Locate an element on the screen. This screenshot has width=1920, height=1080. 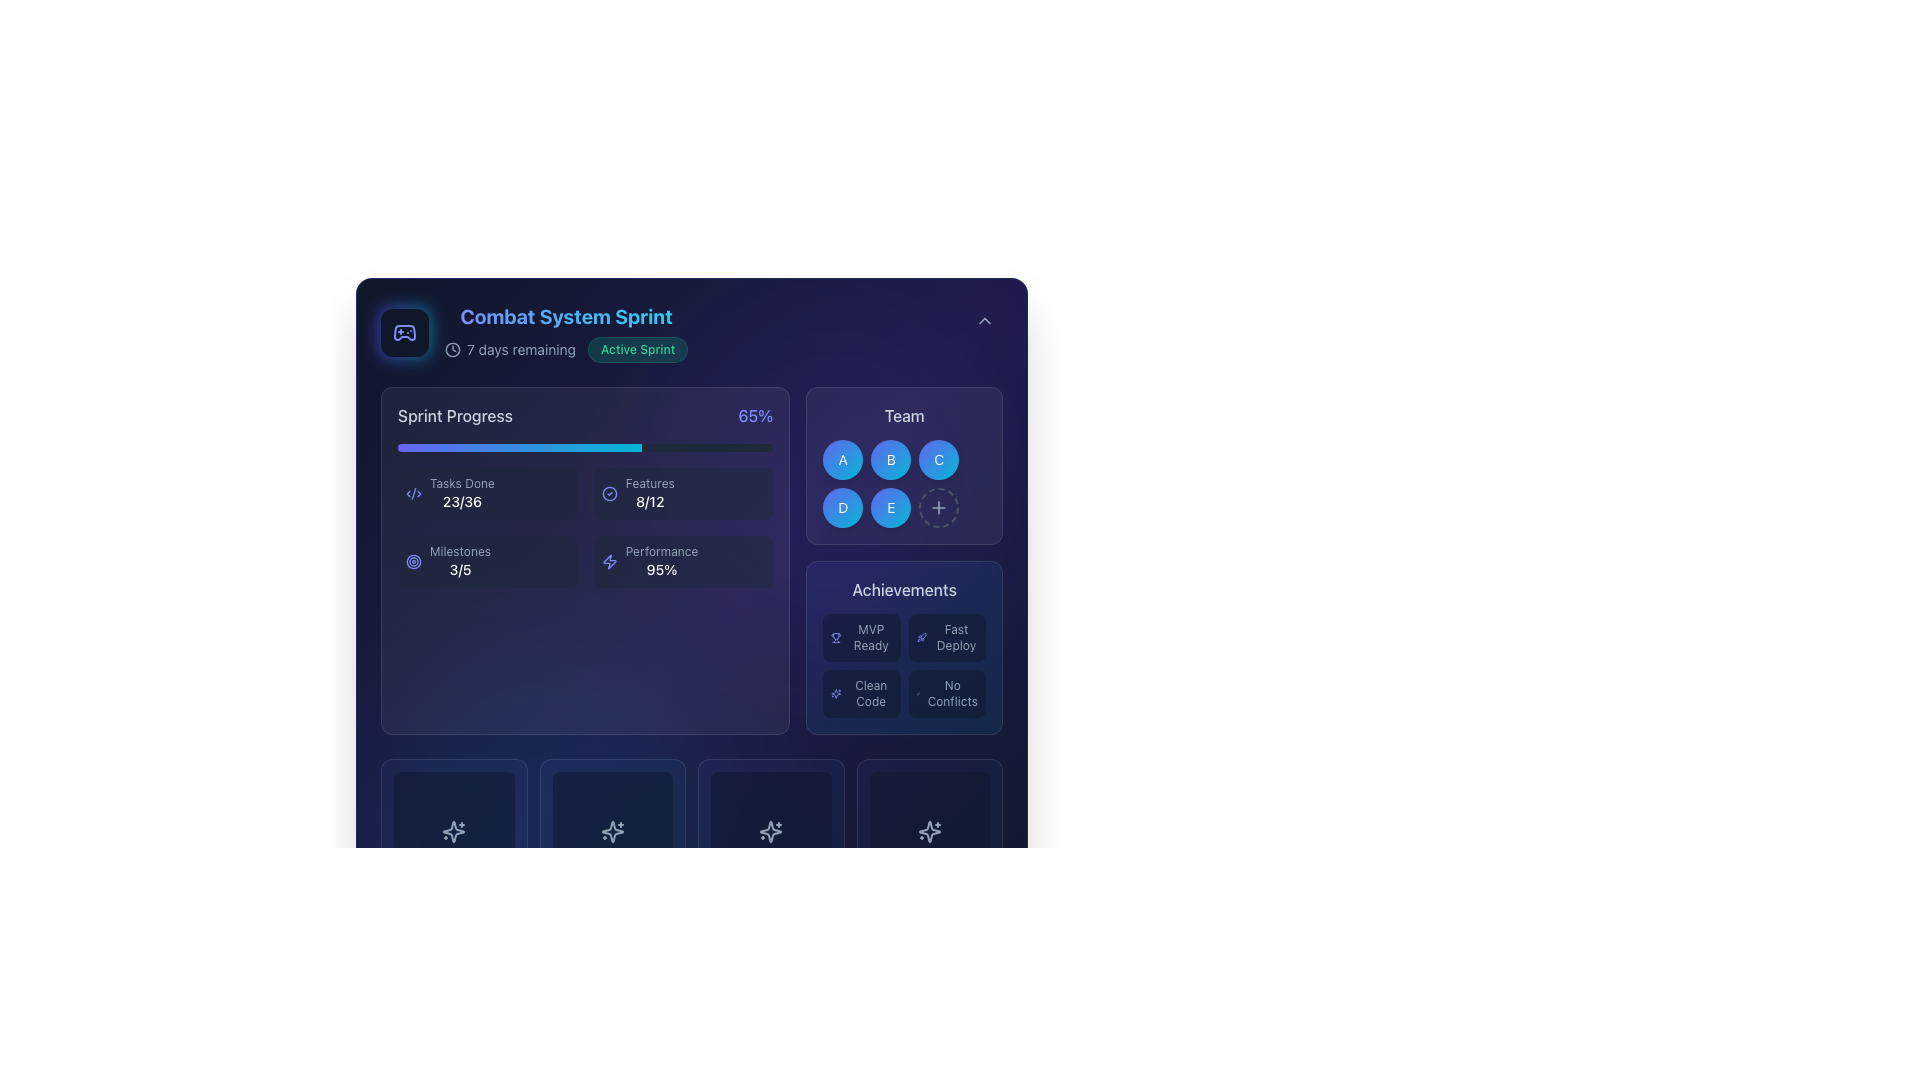
label with the text 'Active Sprint' that is styled with green text and a rounded border, located to the right of '7 days remaining' in the header area to understand the current sprint state is located at coordinates (637, 349).